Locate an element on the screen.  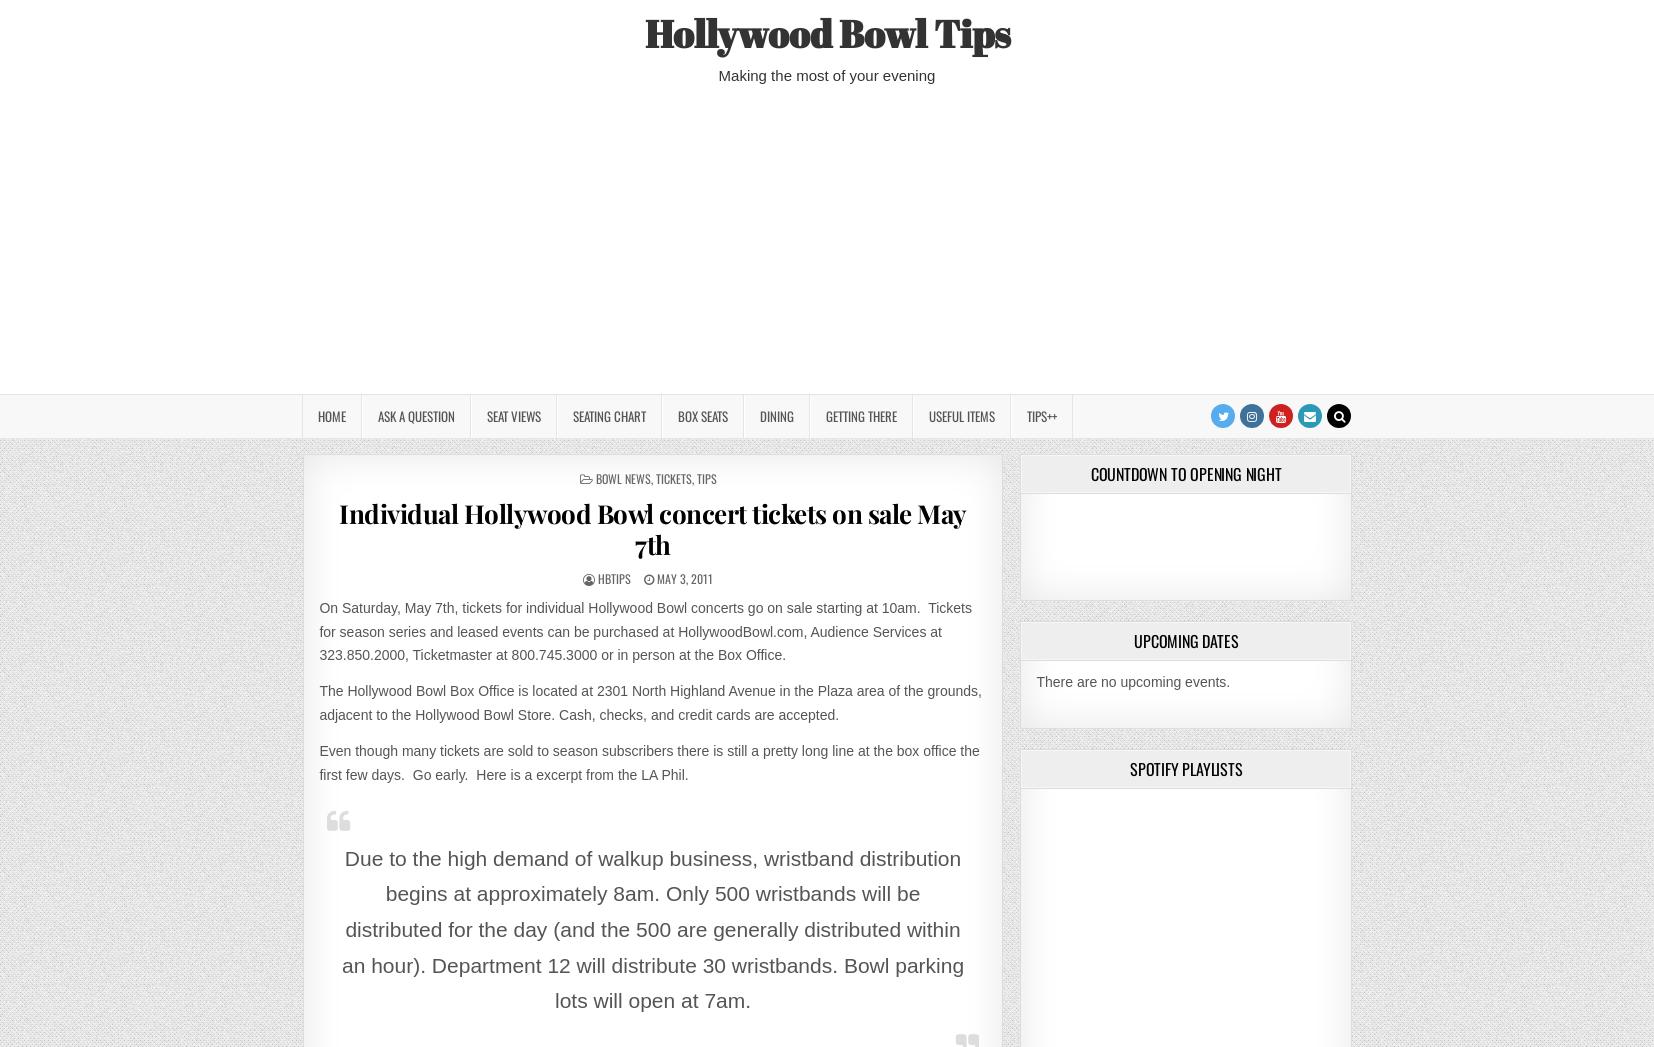
'HBTips' is located at coordinates (614, 576).